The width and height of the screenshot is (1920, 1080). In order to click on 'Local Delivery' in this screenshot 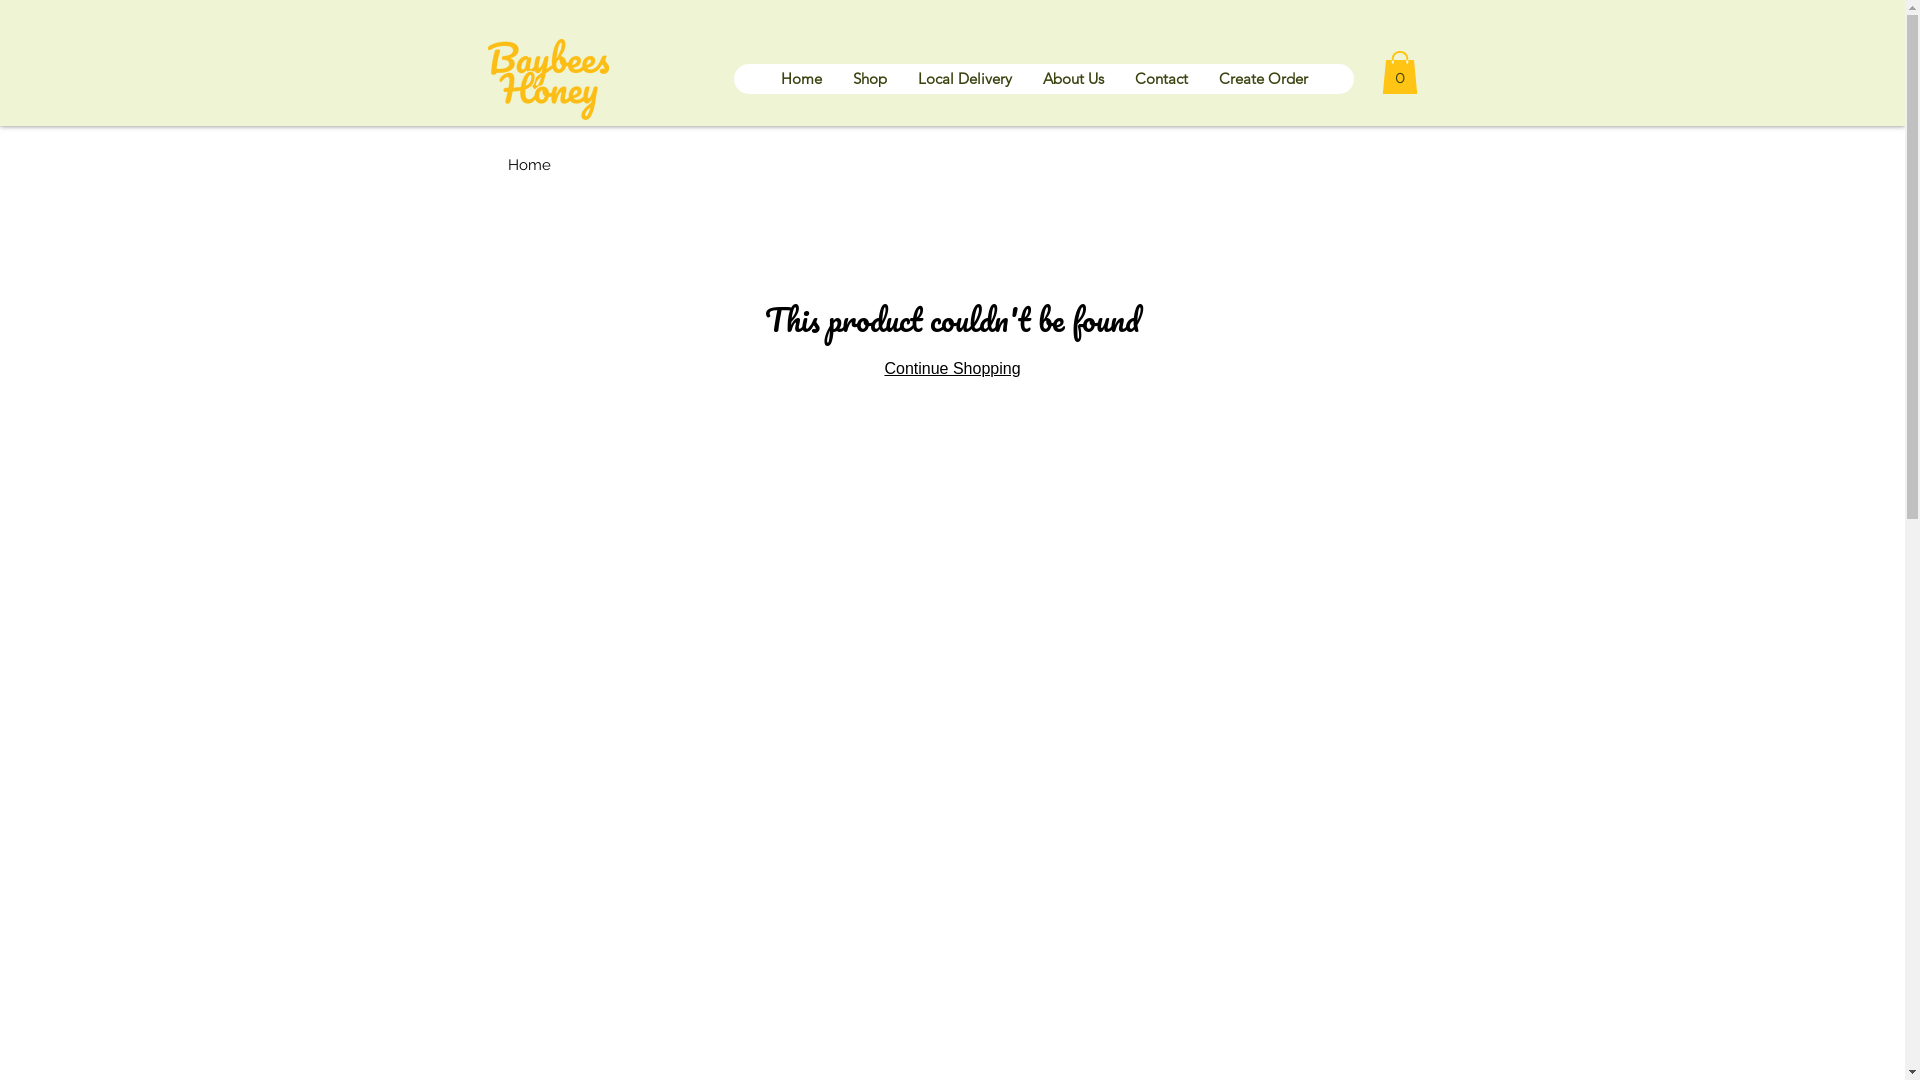, I will do `click(901, 77)`.